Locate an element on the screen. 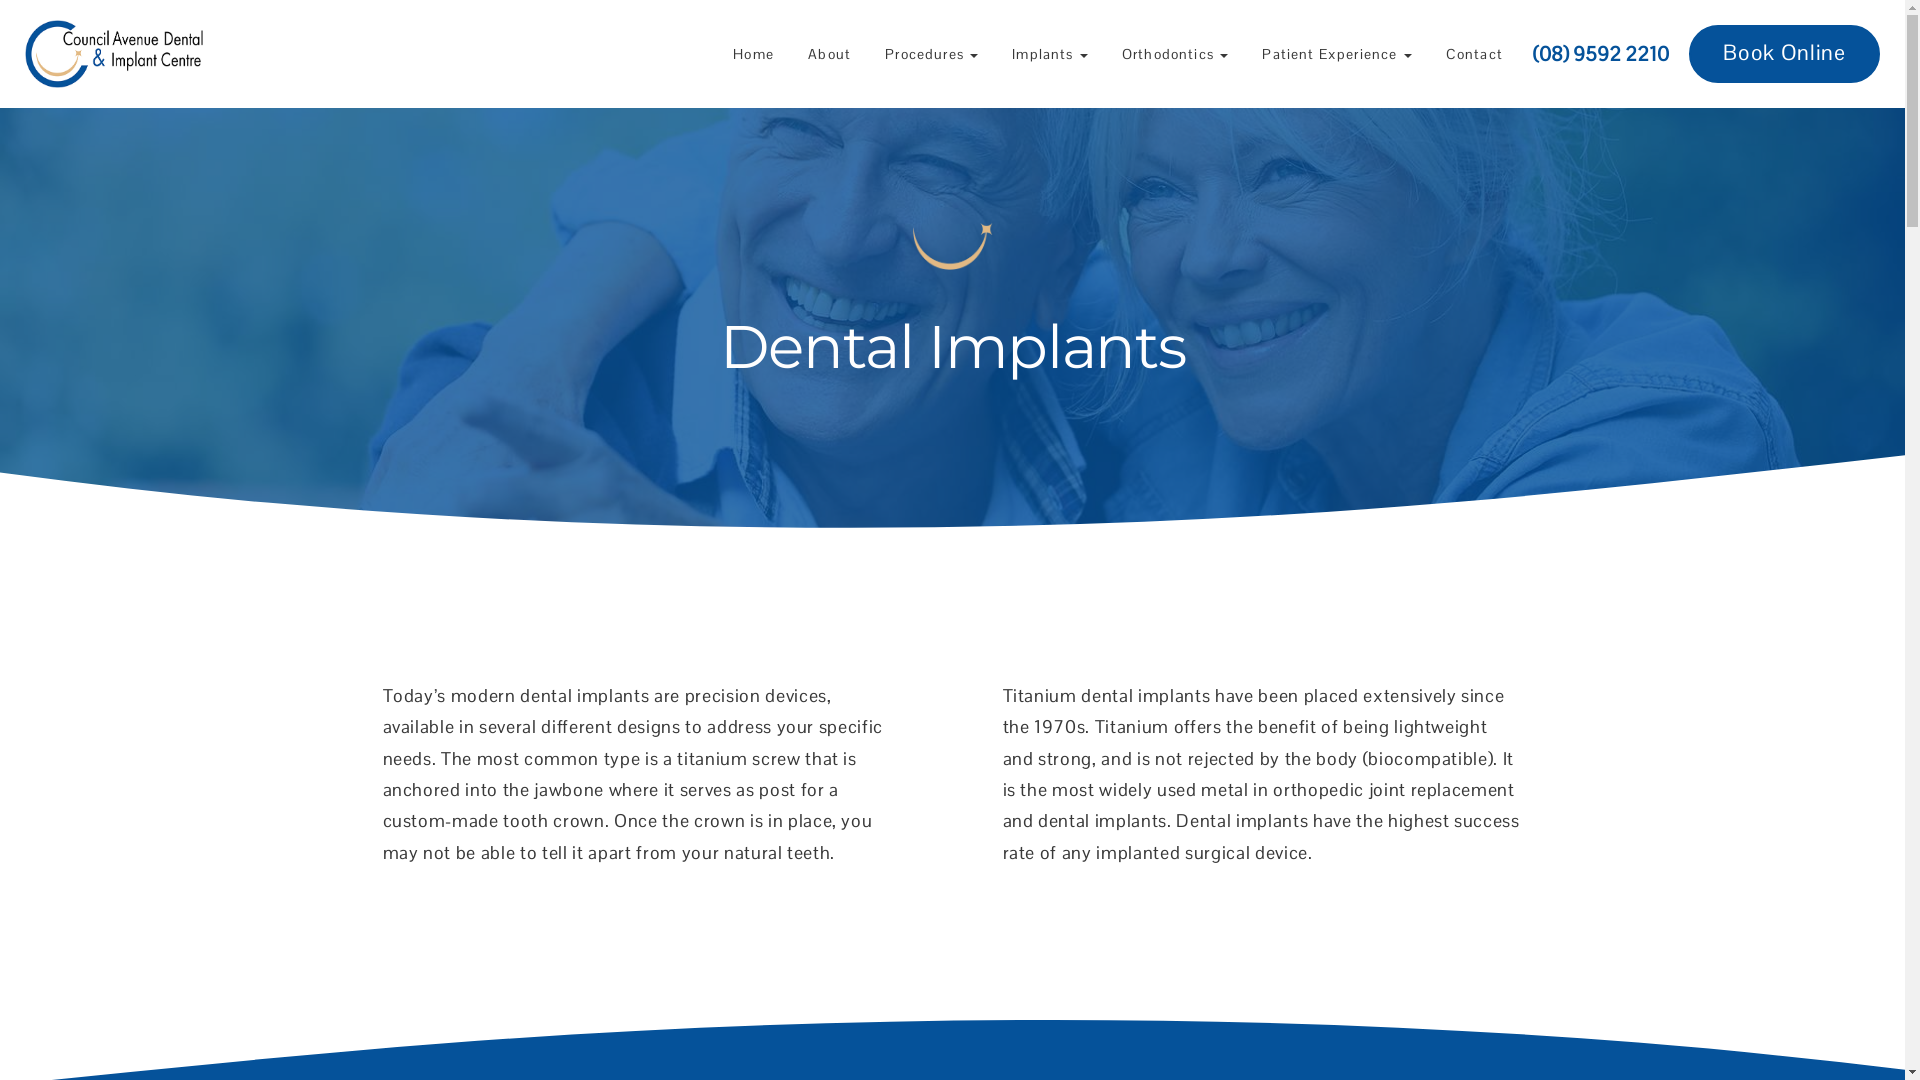 The width and height of the screenshot is (1920, 1080). '(08) 9592 2210' is located at coordinates (1531, 53).